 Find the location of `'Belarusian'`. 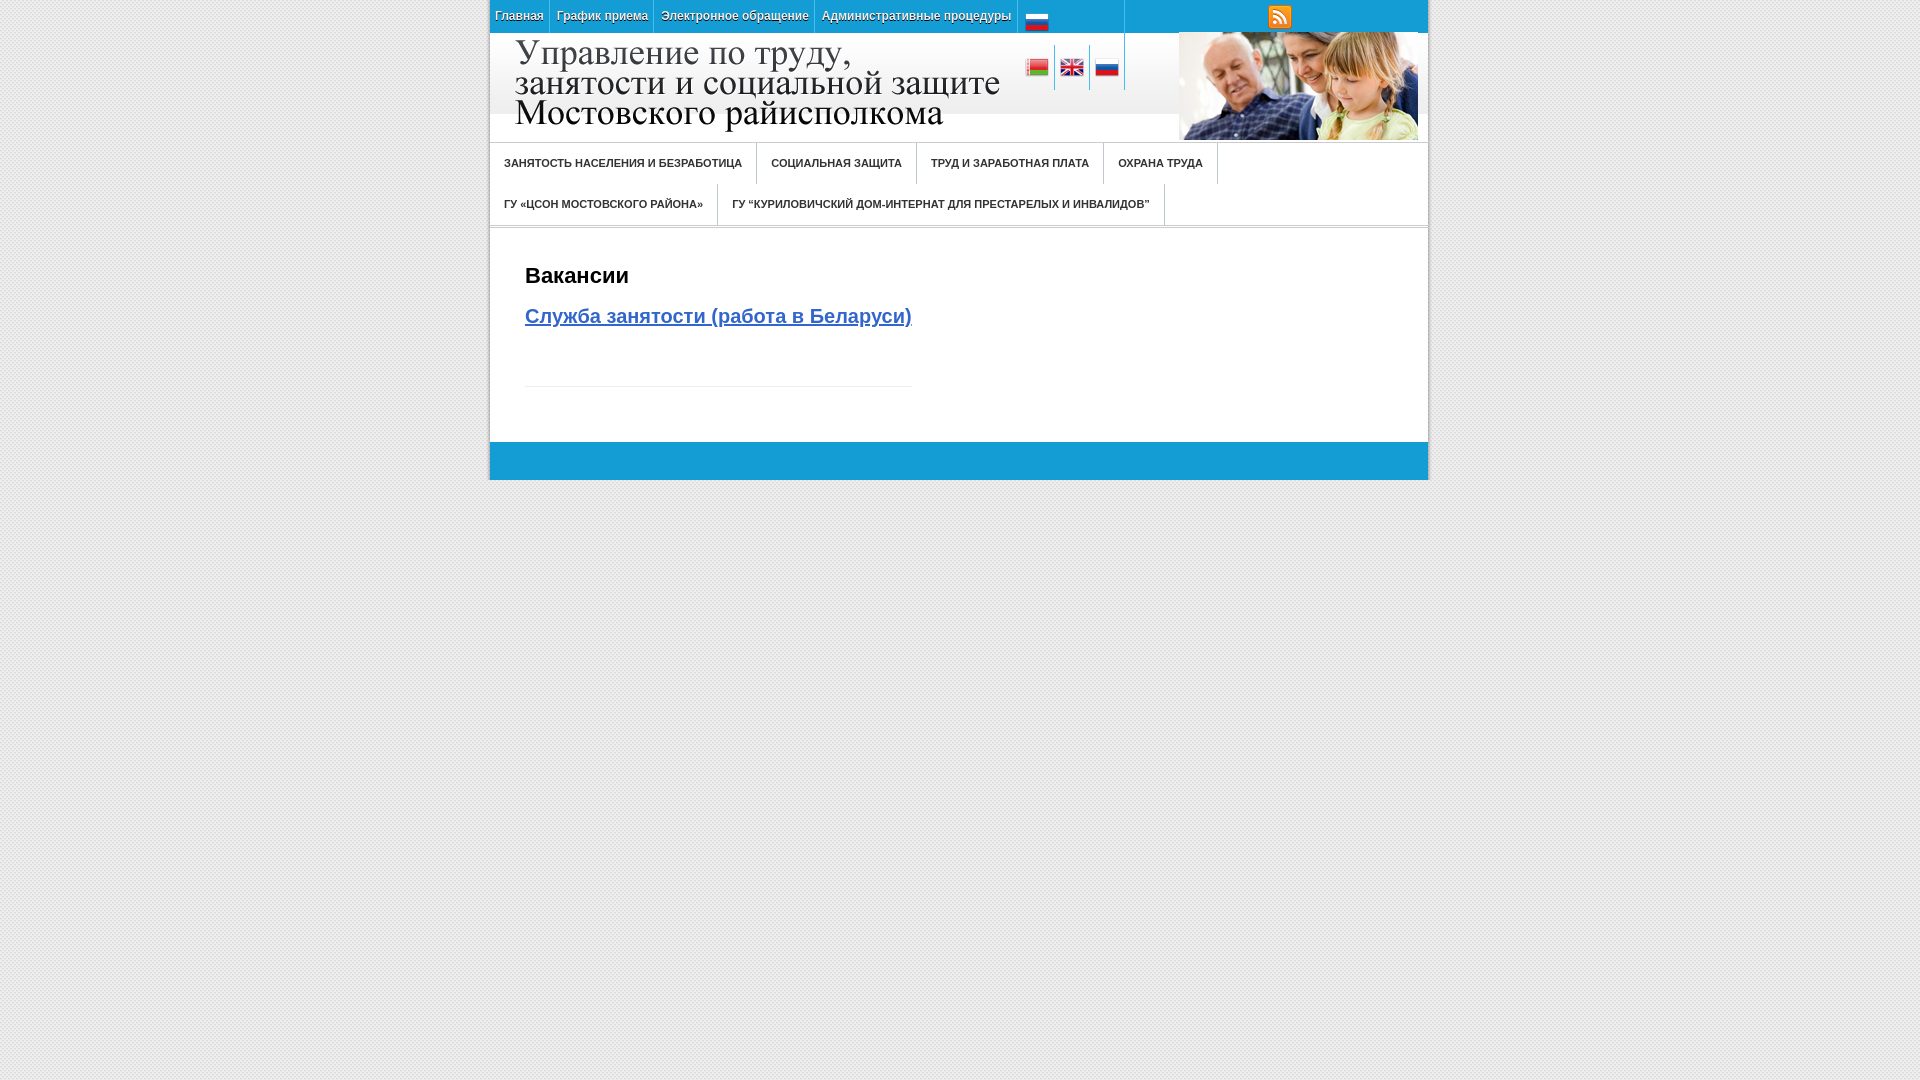

'Belarusian' is located at coordinates (1037, 66).